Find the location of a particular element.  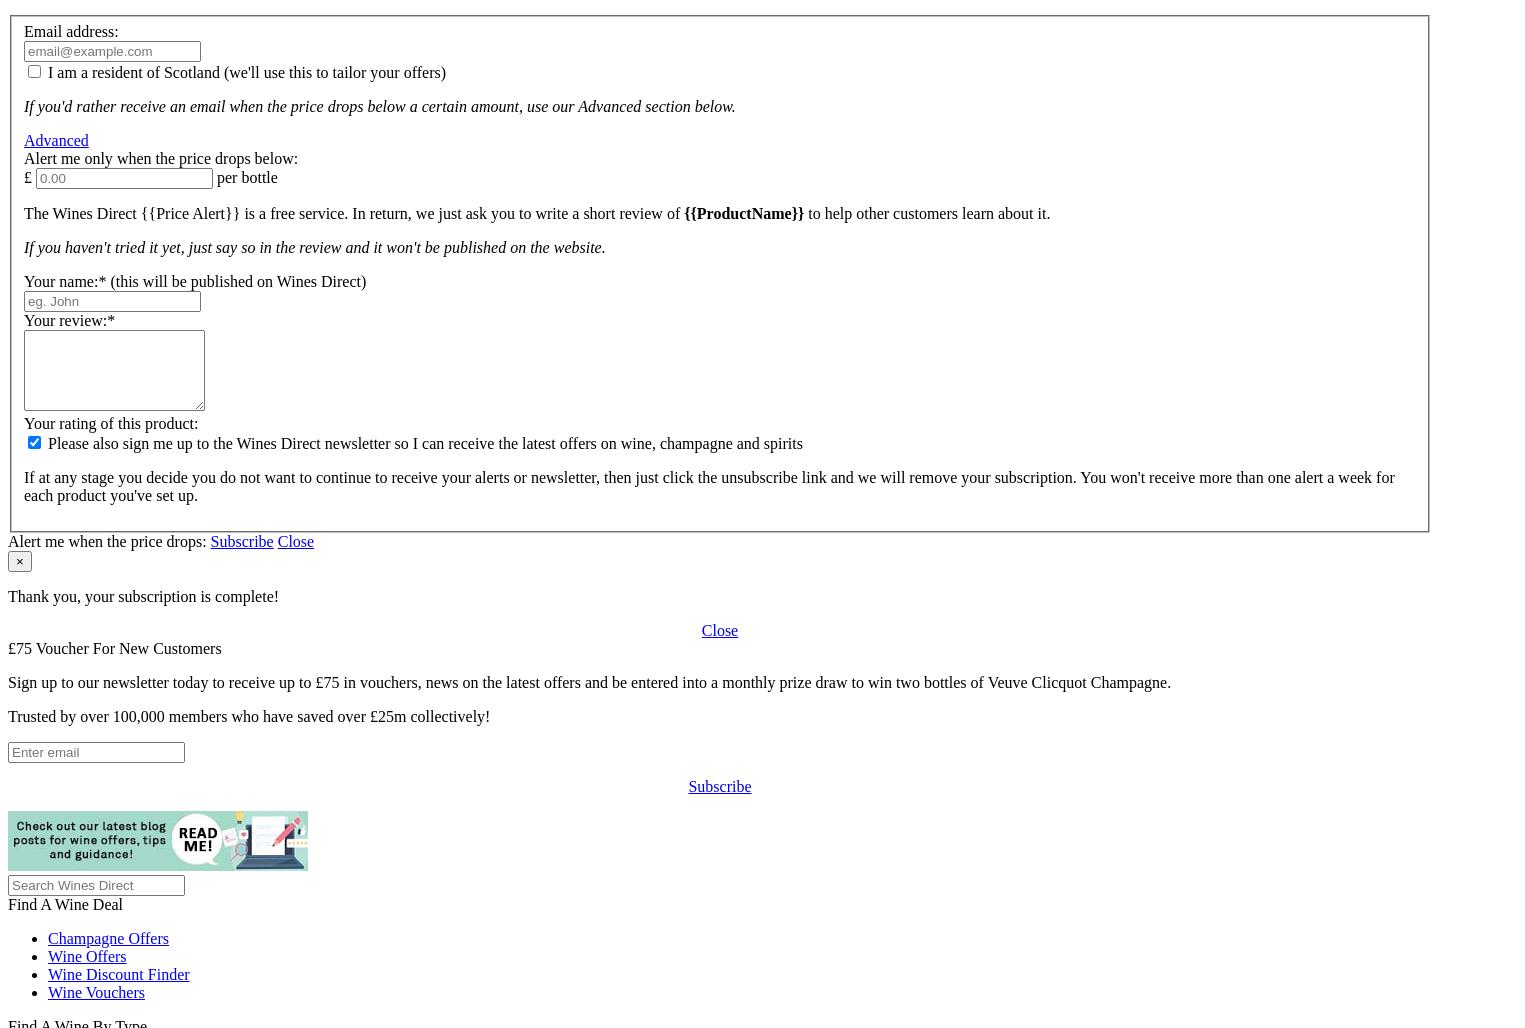

'Email address:' is located at coordinates (71, 30).